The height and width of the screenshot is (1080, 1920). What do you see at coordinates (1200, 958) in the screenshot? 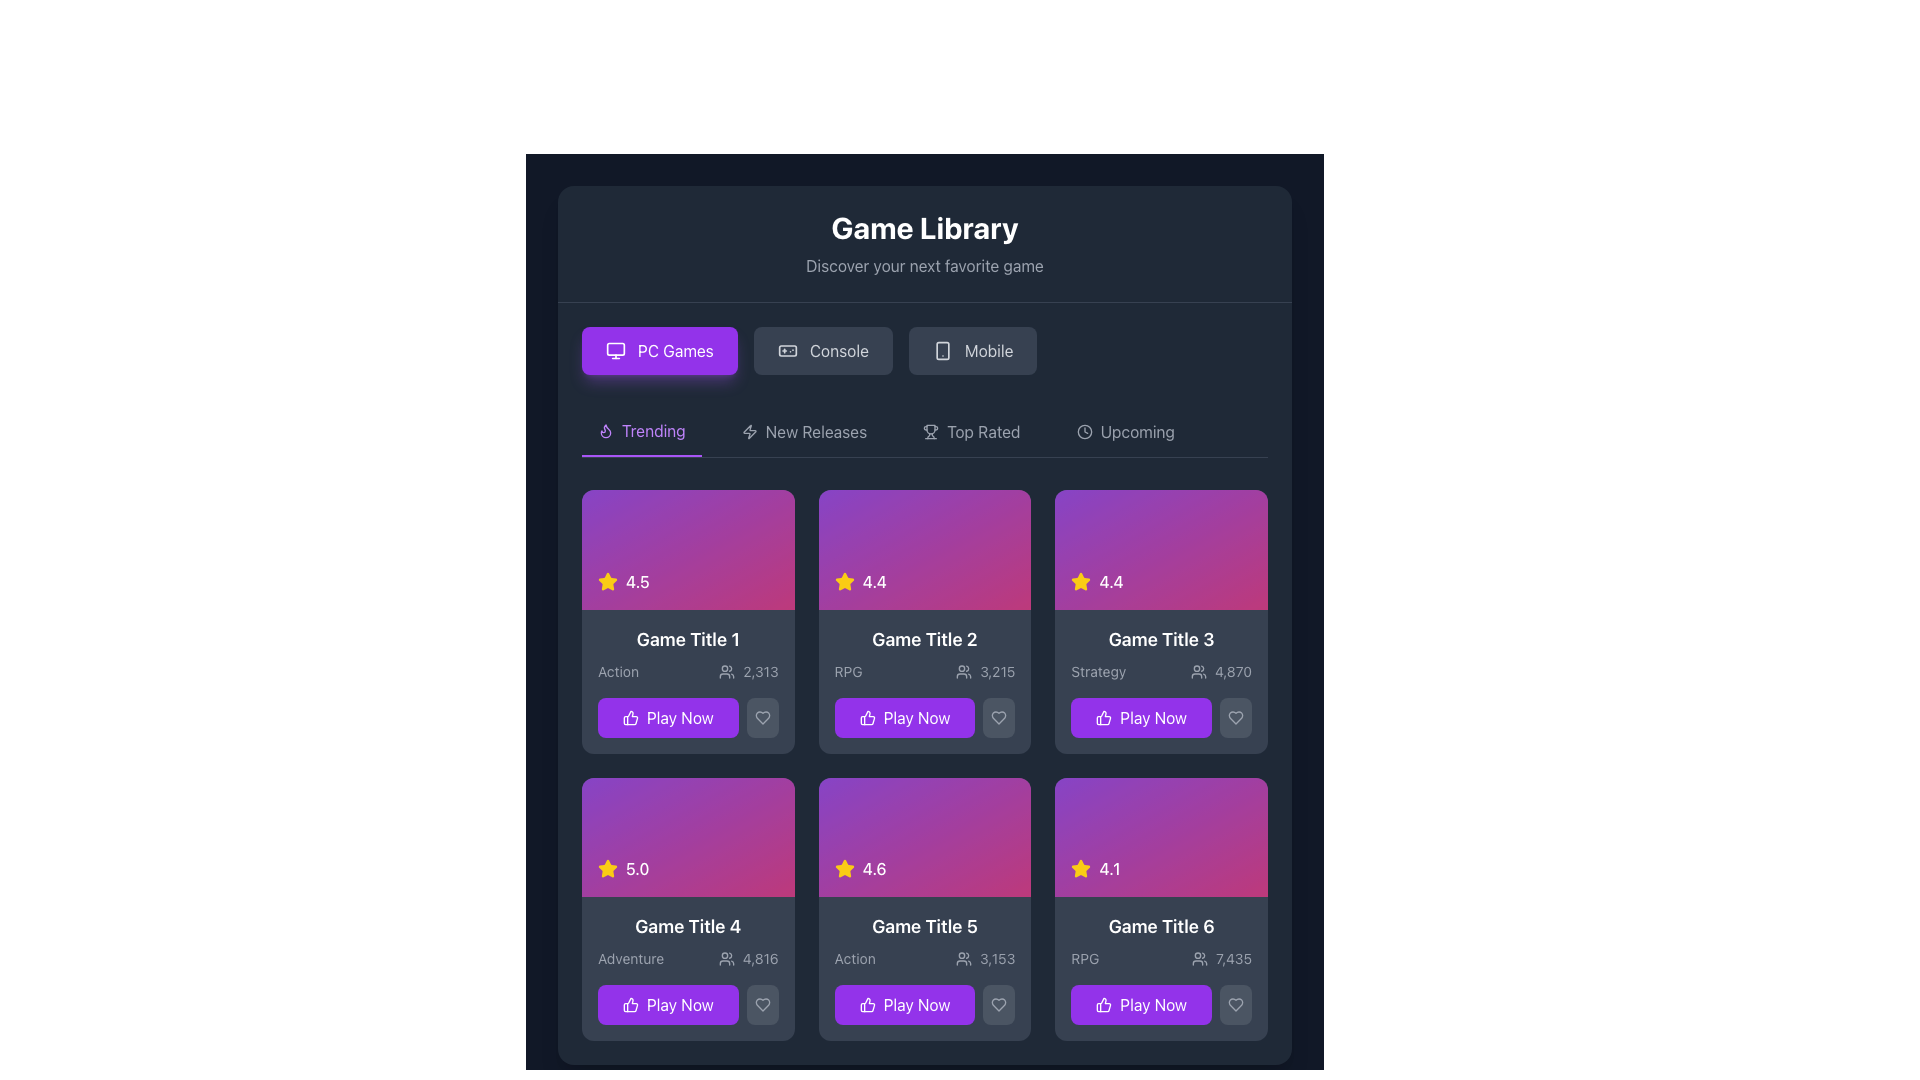
I see `the user statistics icon located on the 'Game Title 6' card, which is positioned in the bottom-right corner next to the numeric value '7,435'` at bounding box center [1200, 958].